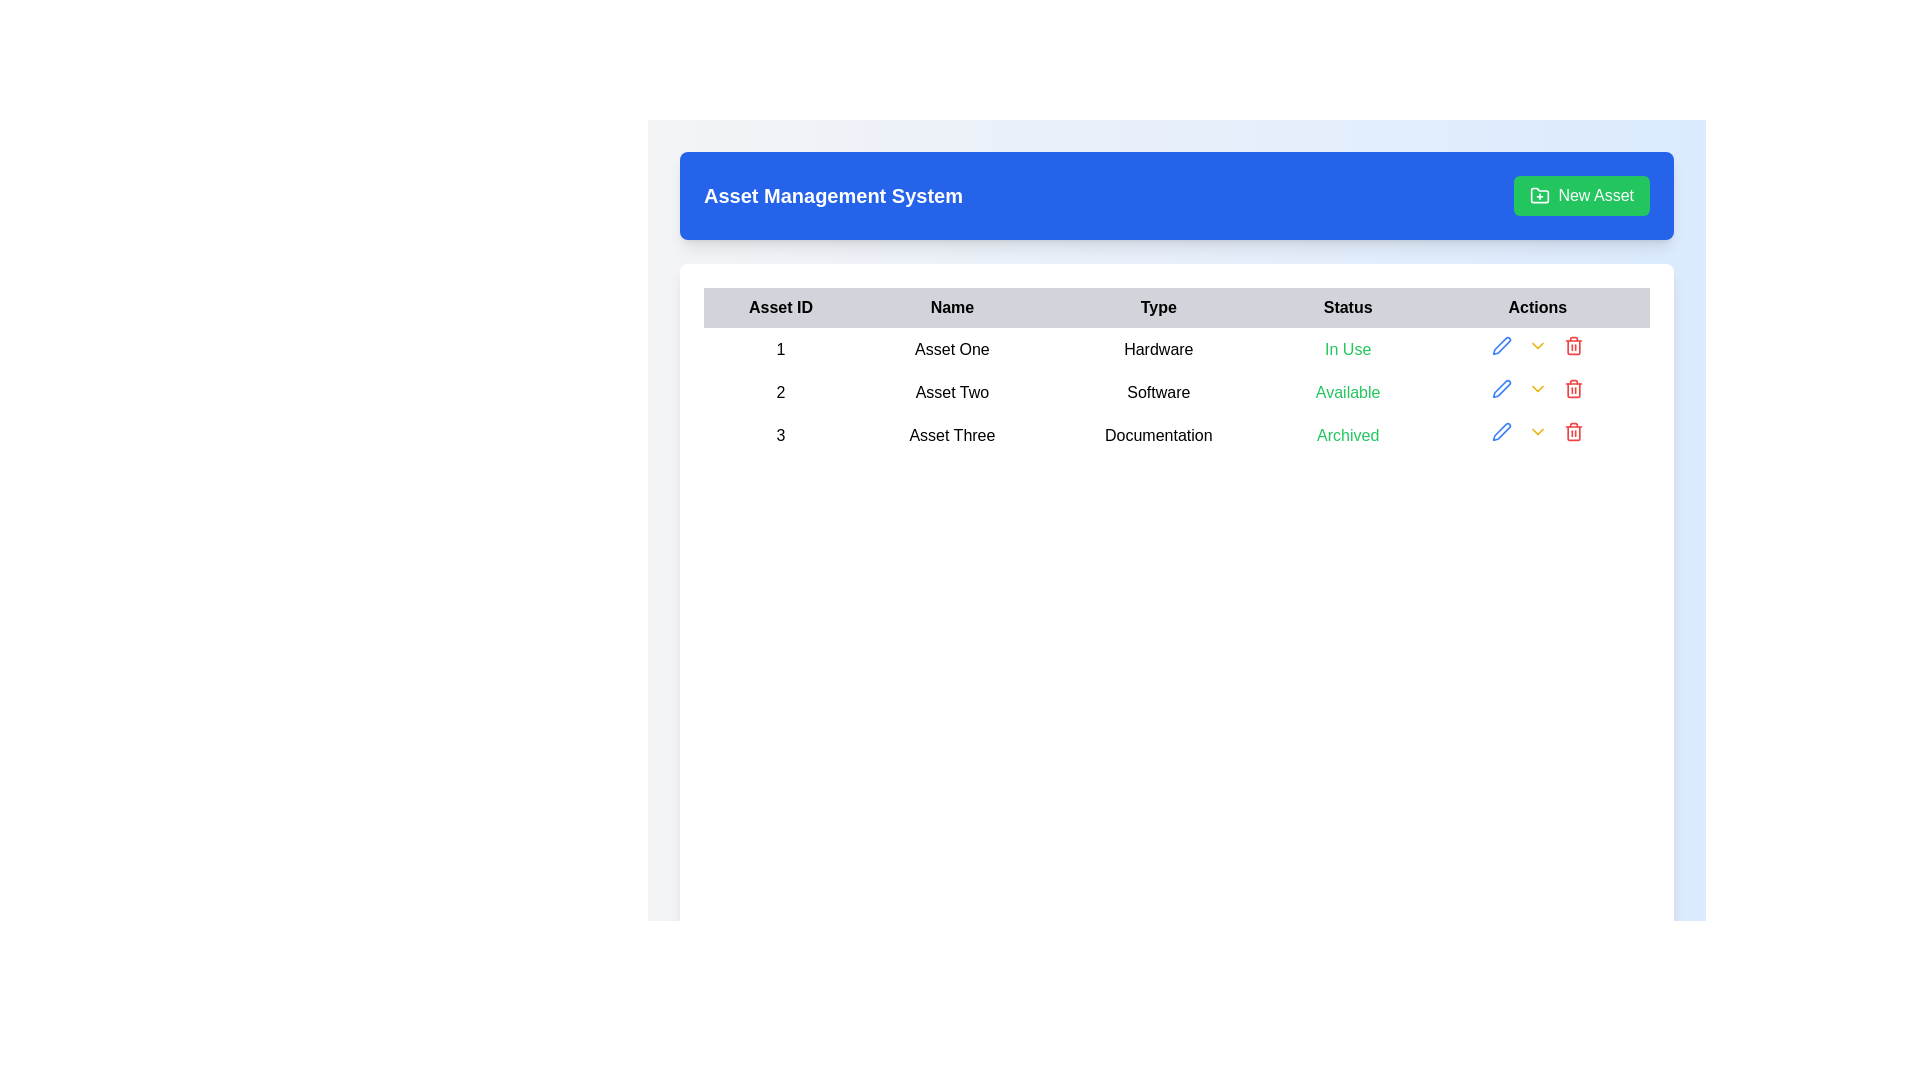 This screenshot has width=1920, height=1080. Describe the element at coordinates (1539, 195) in the screenshot. I see `the green folder-like icon with a tab-like protrusion located on the far right of the blue header bar, adjacent to the 'New Asset' button` at that location.